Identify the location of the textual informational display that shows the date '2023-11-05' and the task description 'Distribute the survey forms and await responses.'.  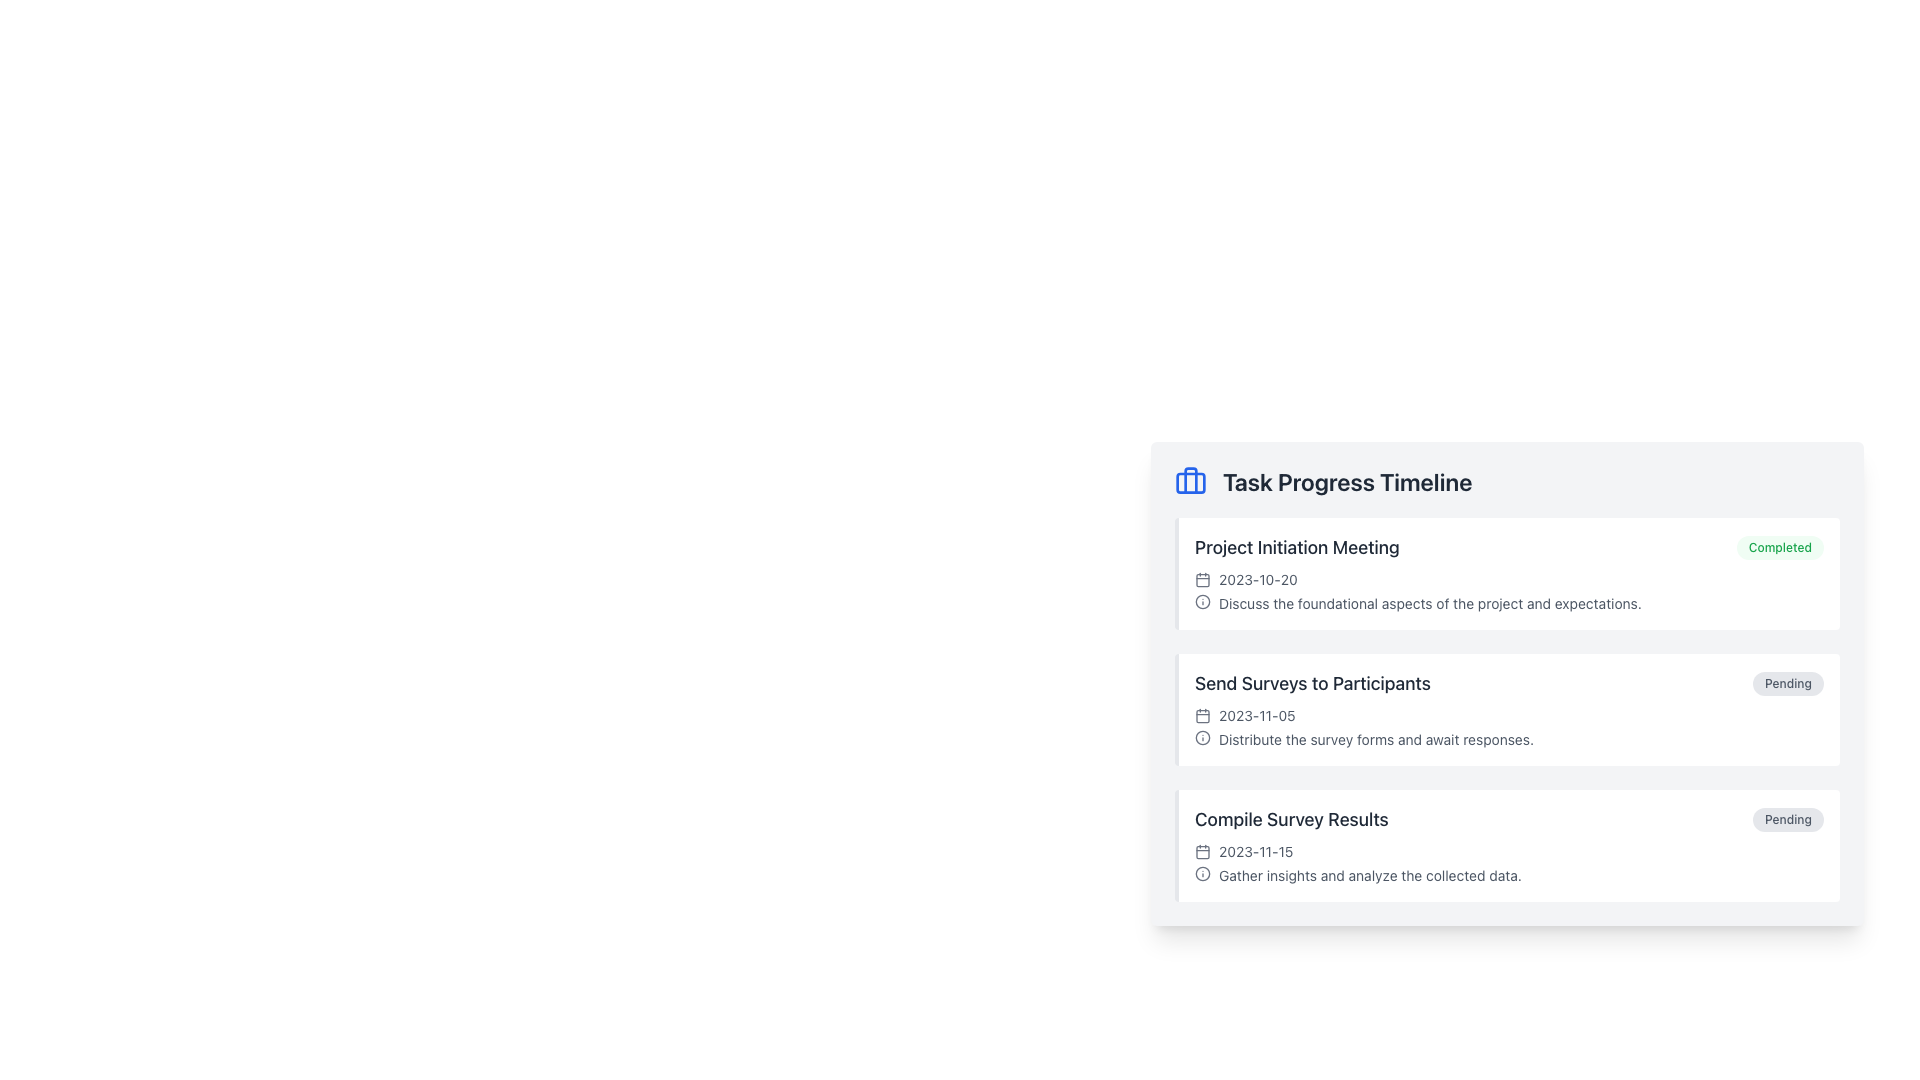
(1509, 728).